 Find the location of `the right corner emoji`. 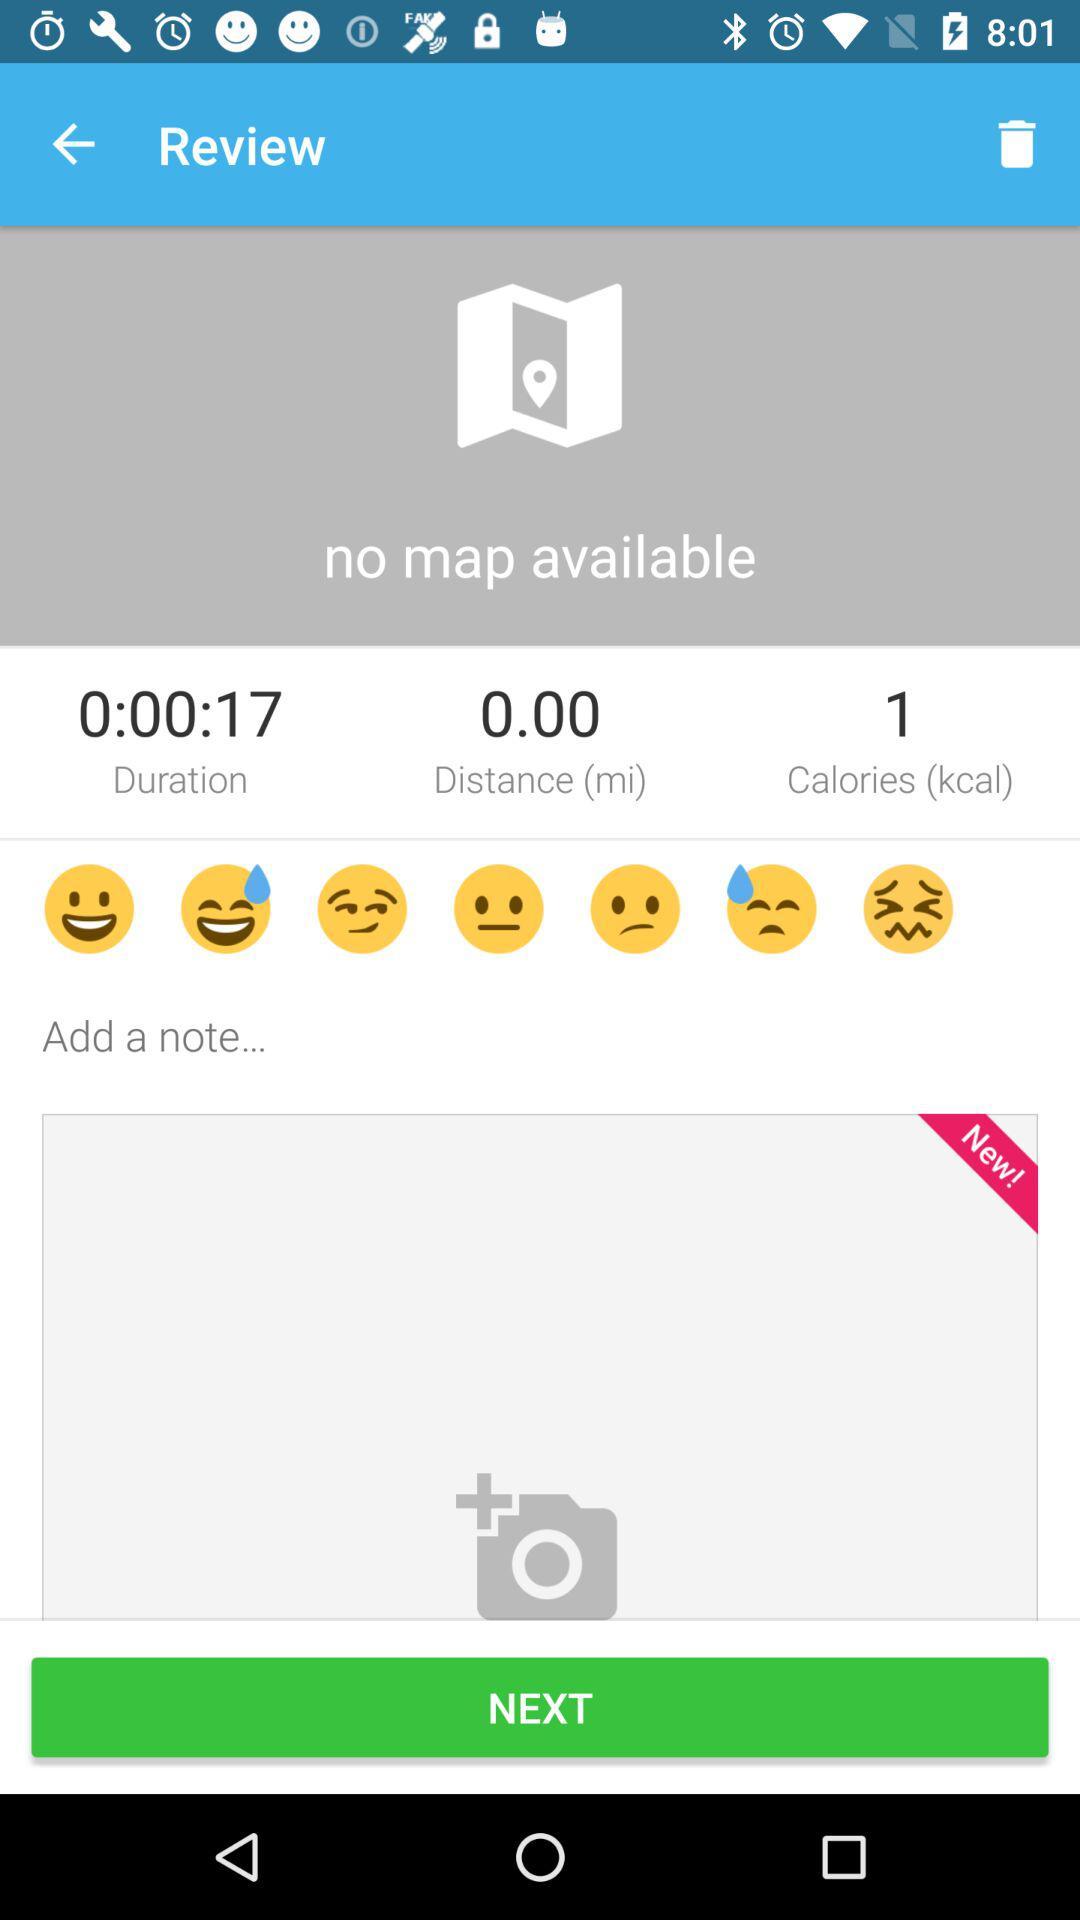

the right corner emoji is located at coordinates (908, 907).